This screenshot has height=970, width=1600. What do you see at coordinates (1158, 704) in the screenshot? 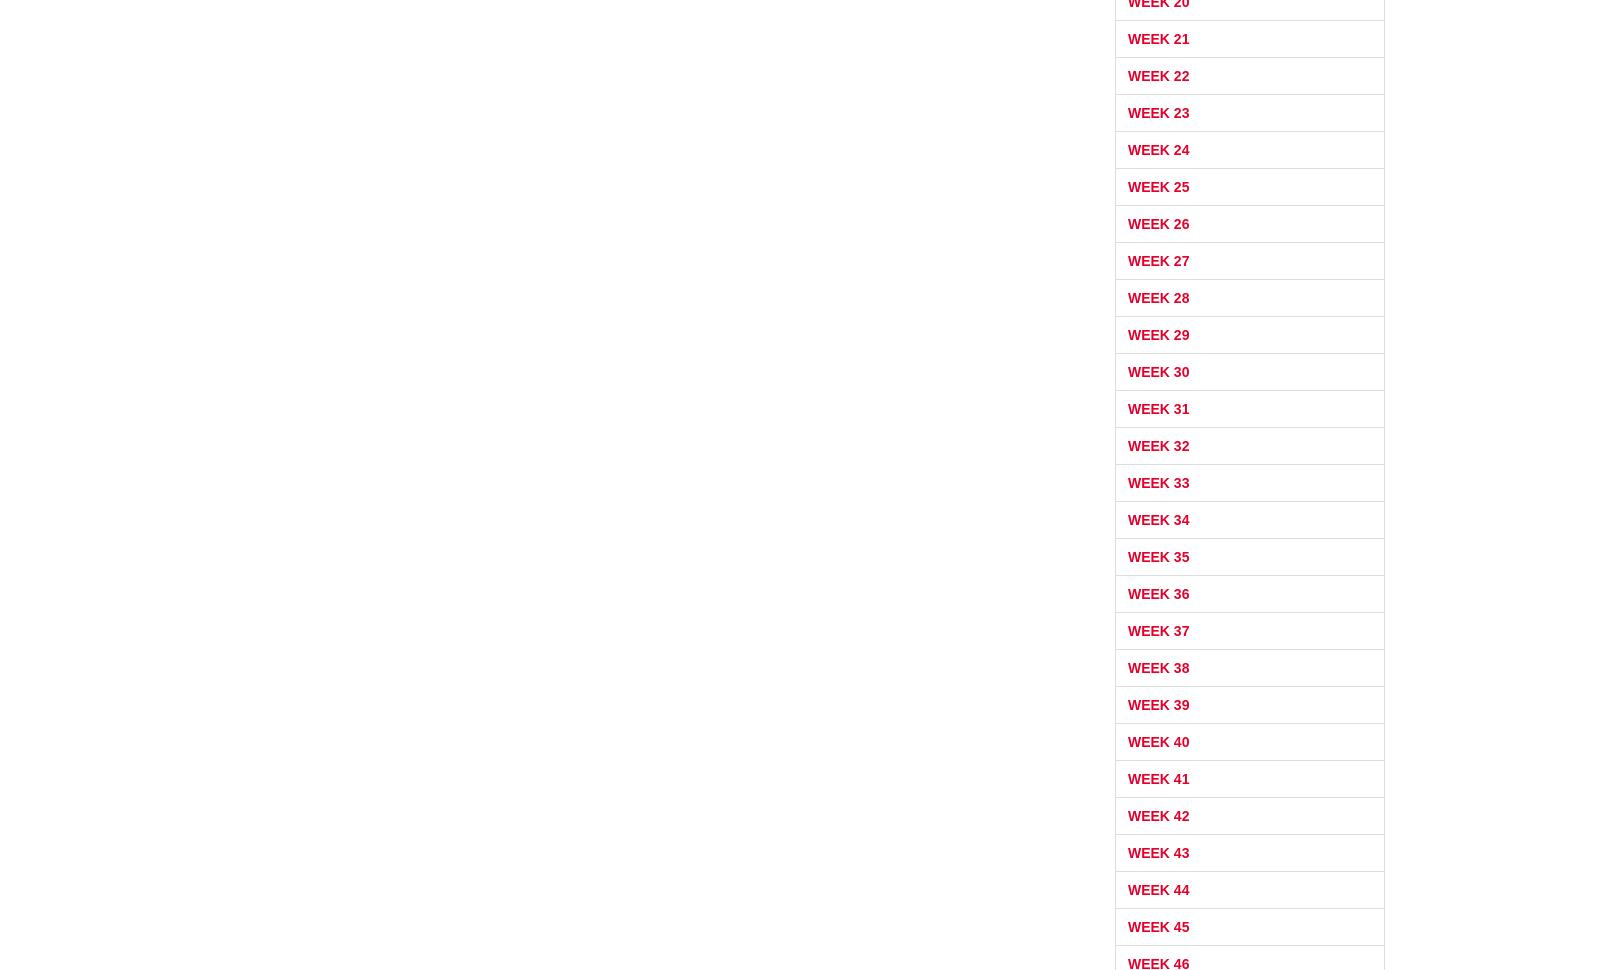
I see `'Week 39'` at bounding box center [1158, 704].